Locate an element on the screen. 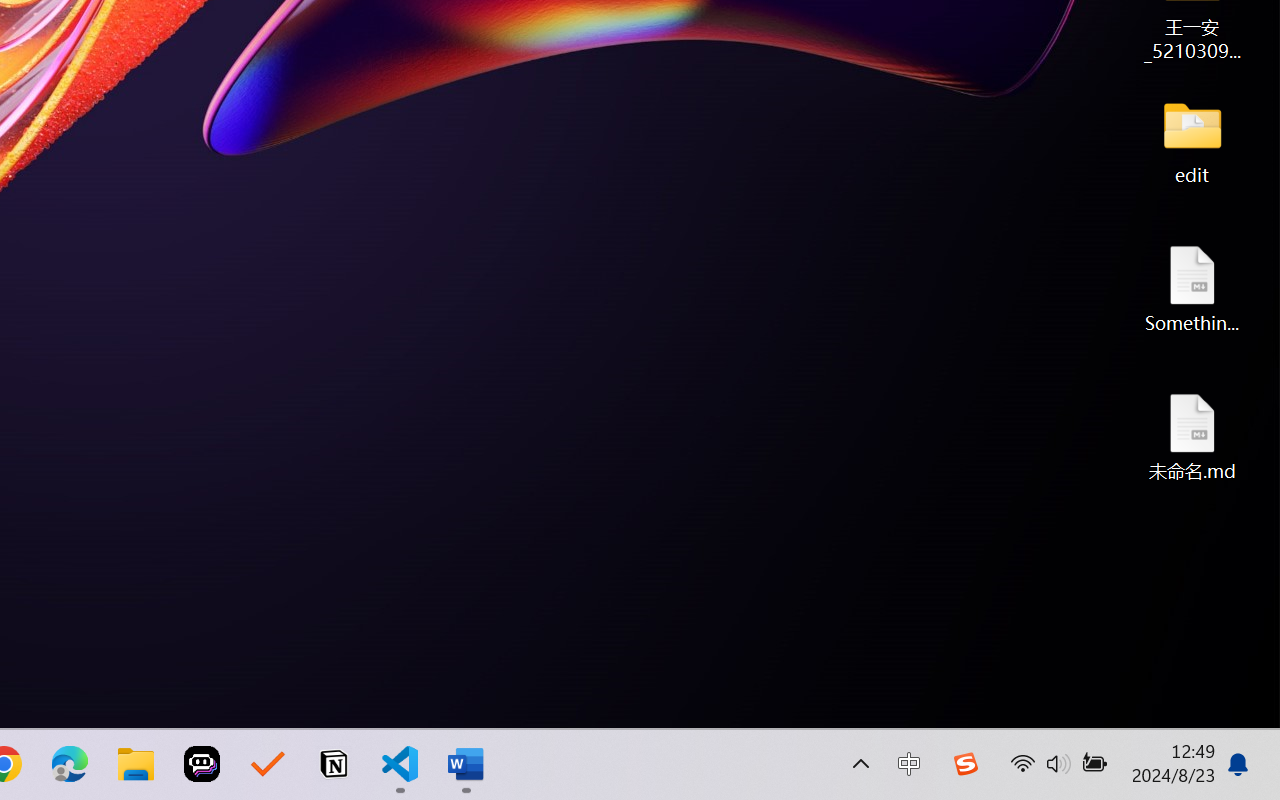 The image size is (1280, 800). 'Something.md' is located at coordinates (1192, 288).